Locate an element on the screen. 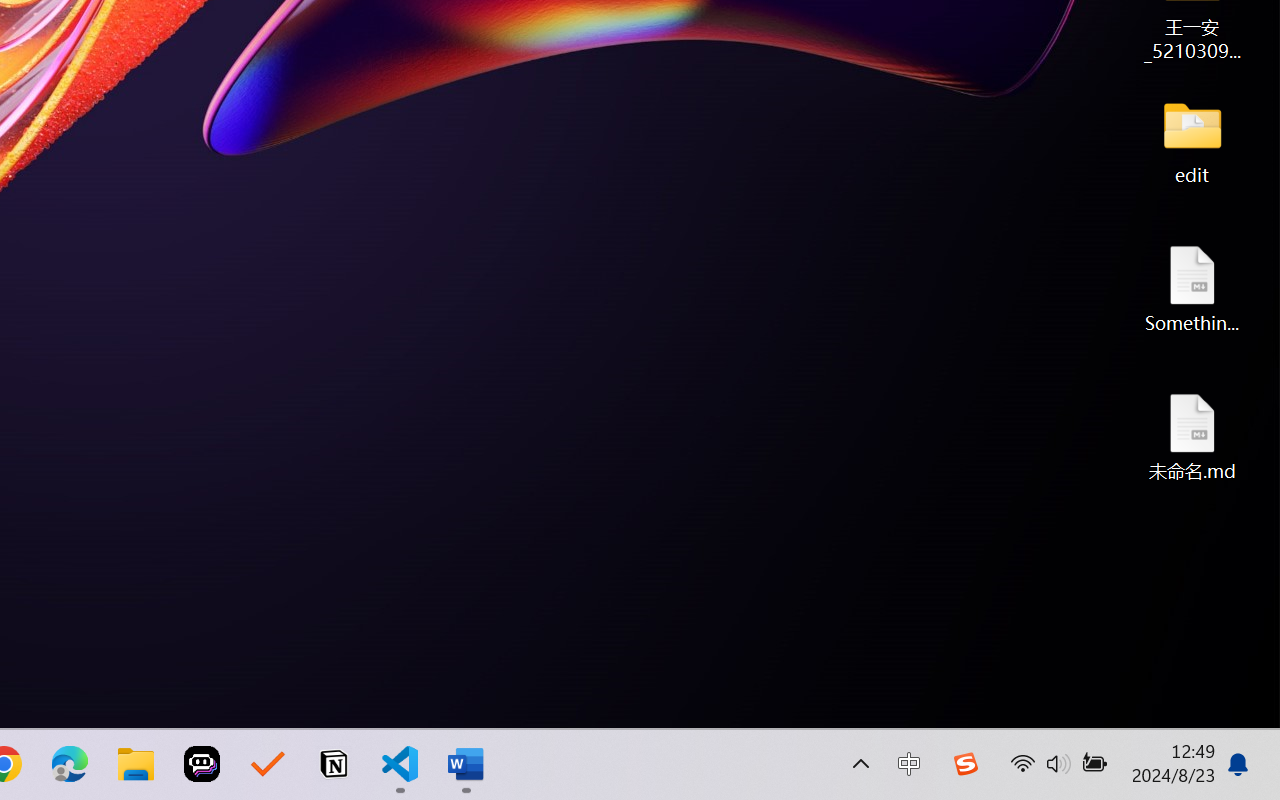 The image size is (1280, 800). 'Something.md' is located at coordinates (1192, 288).